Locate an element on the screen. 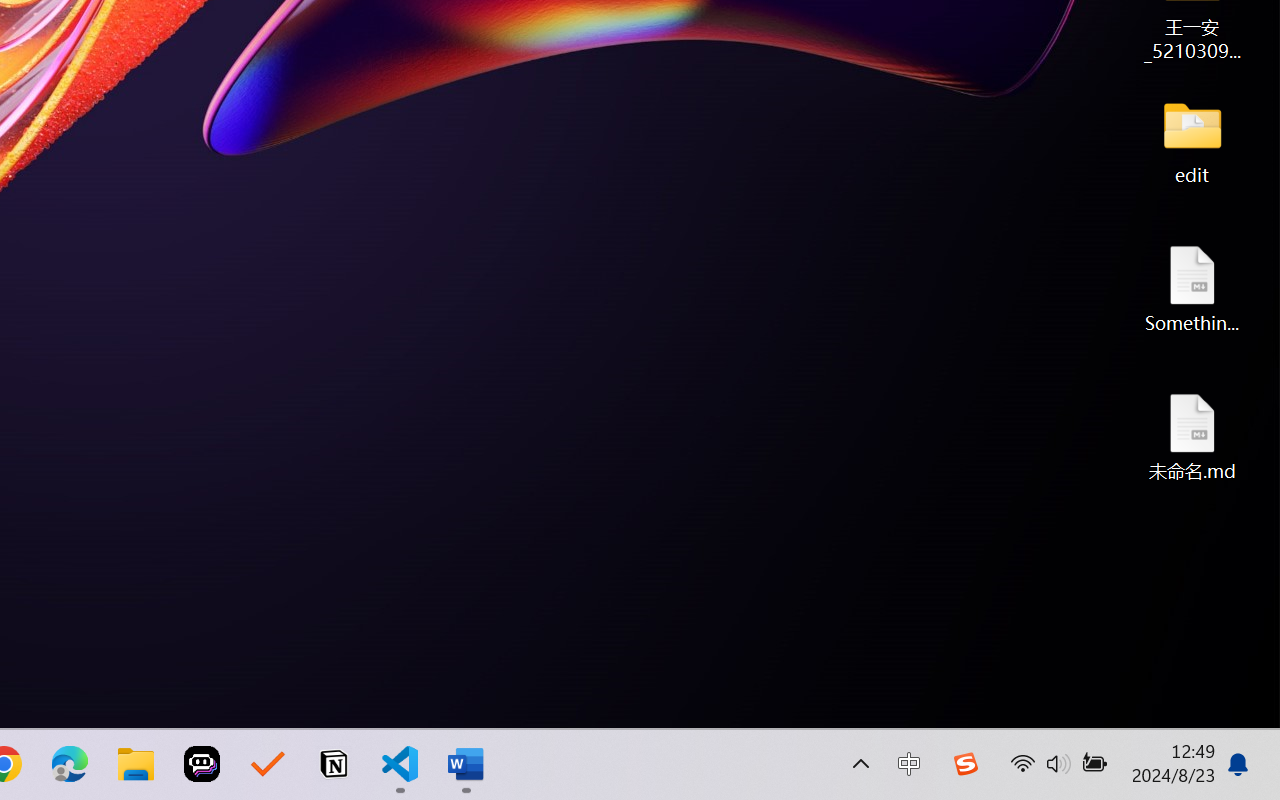 The image size is (1280, 800). 'Something.md' is located at coordinates (1192, 288).